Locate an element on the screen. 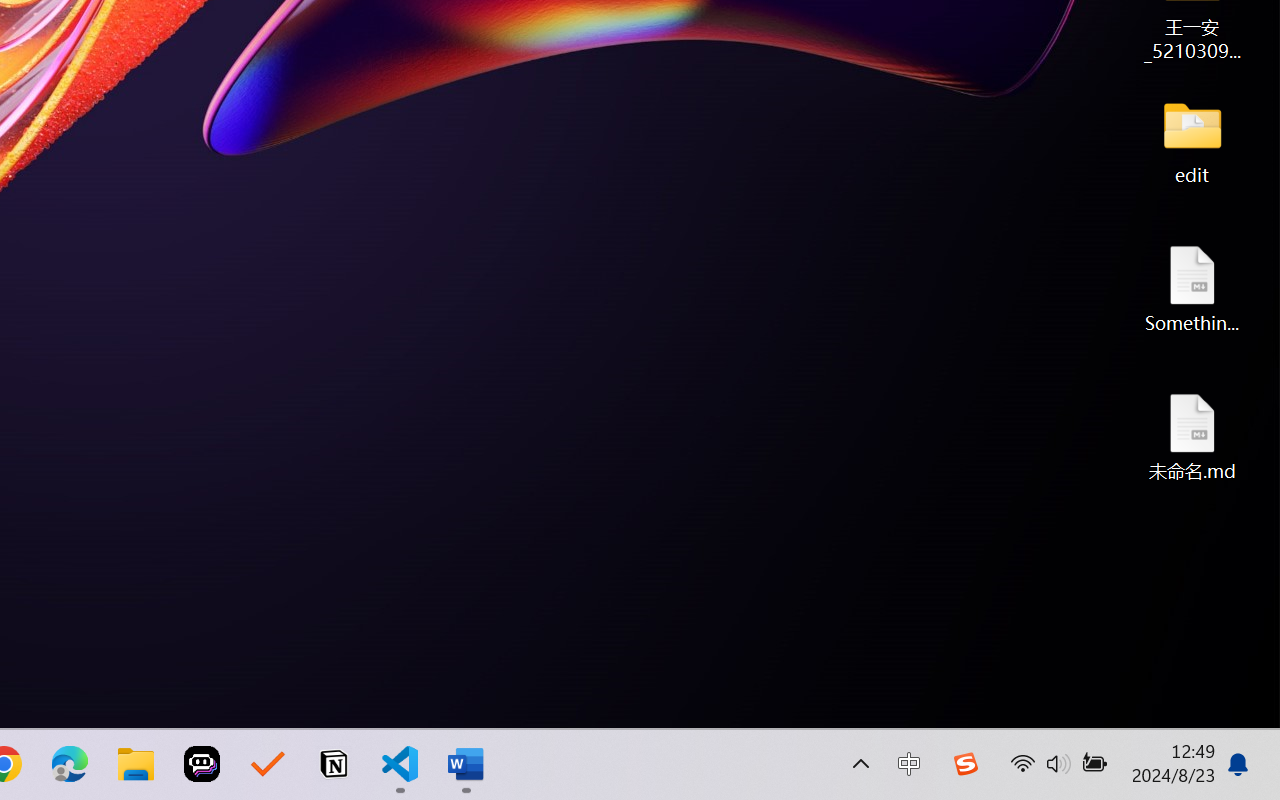 The image size is (1280, 800). 'Something.md' is located at coordinates (1192, 288).